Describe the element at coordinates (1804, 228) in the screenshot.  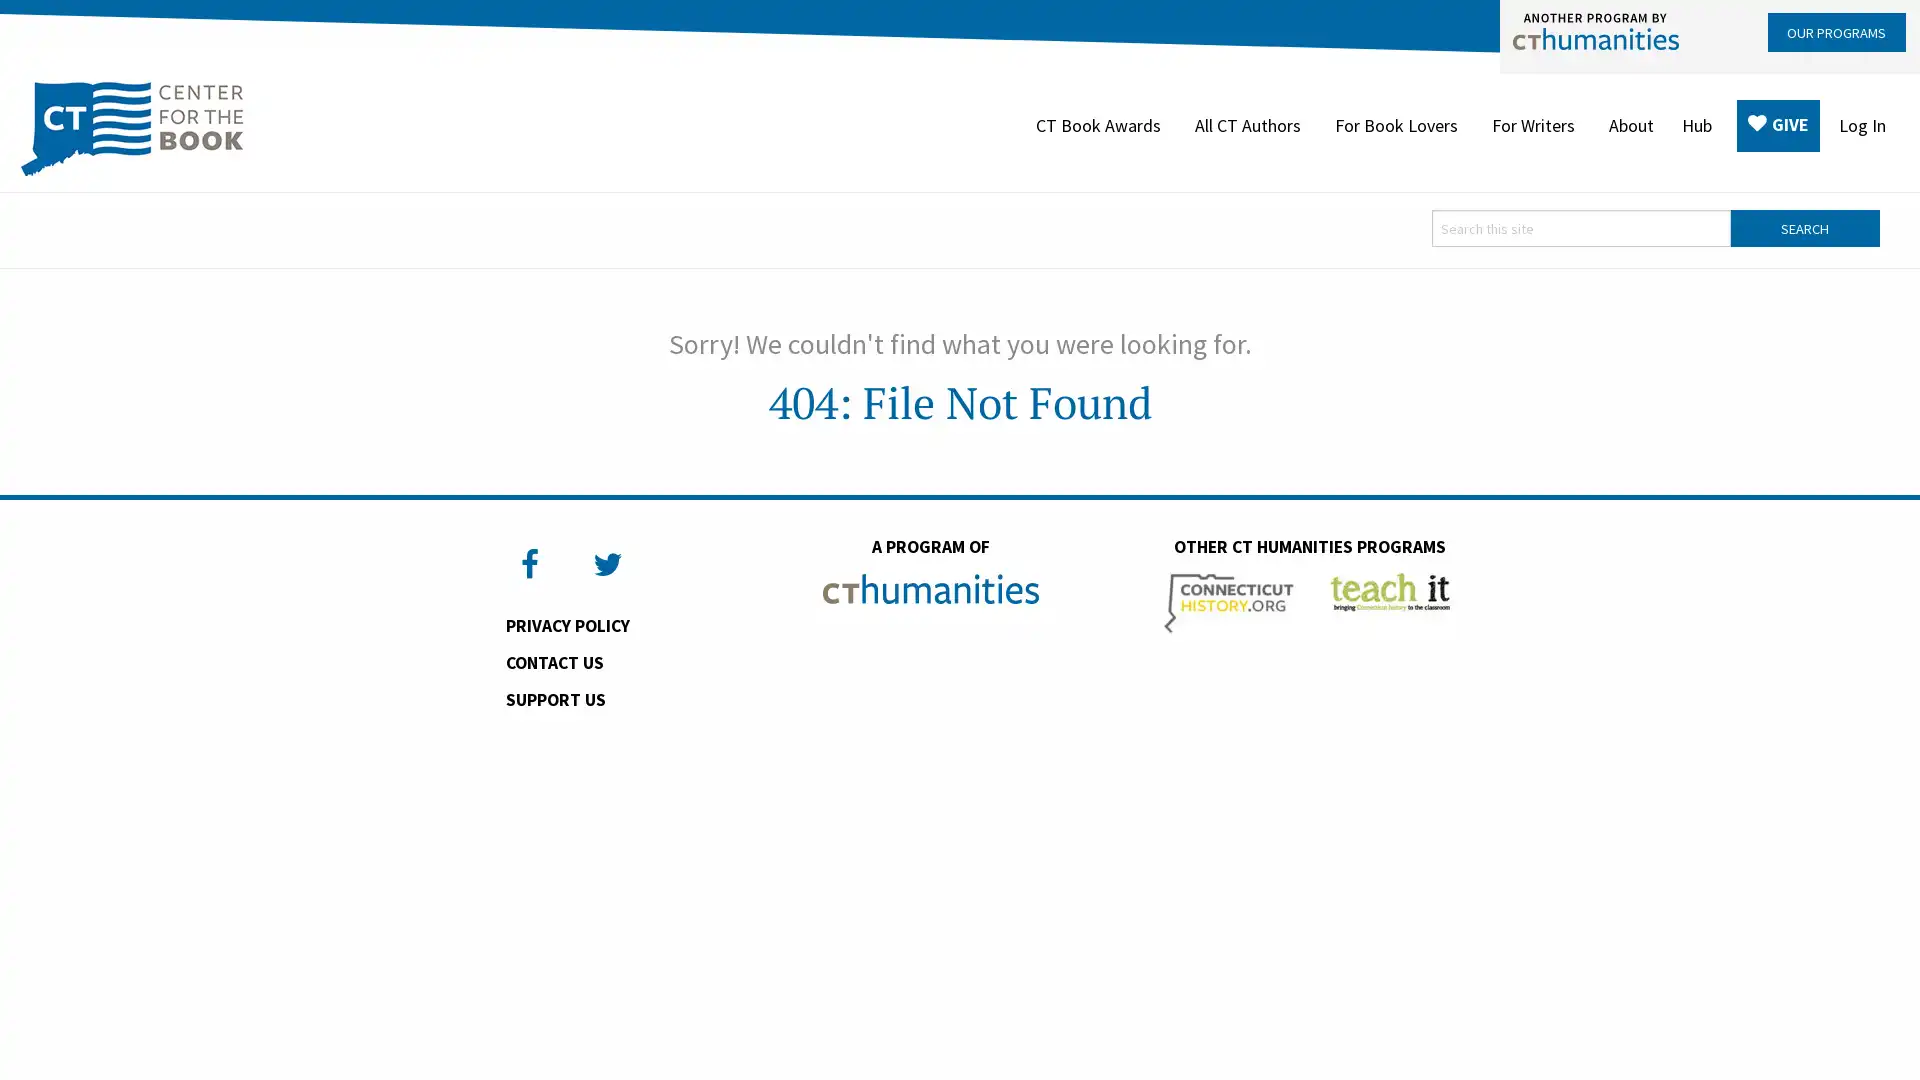
I see `Search` at that location.